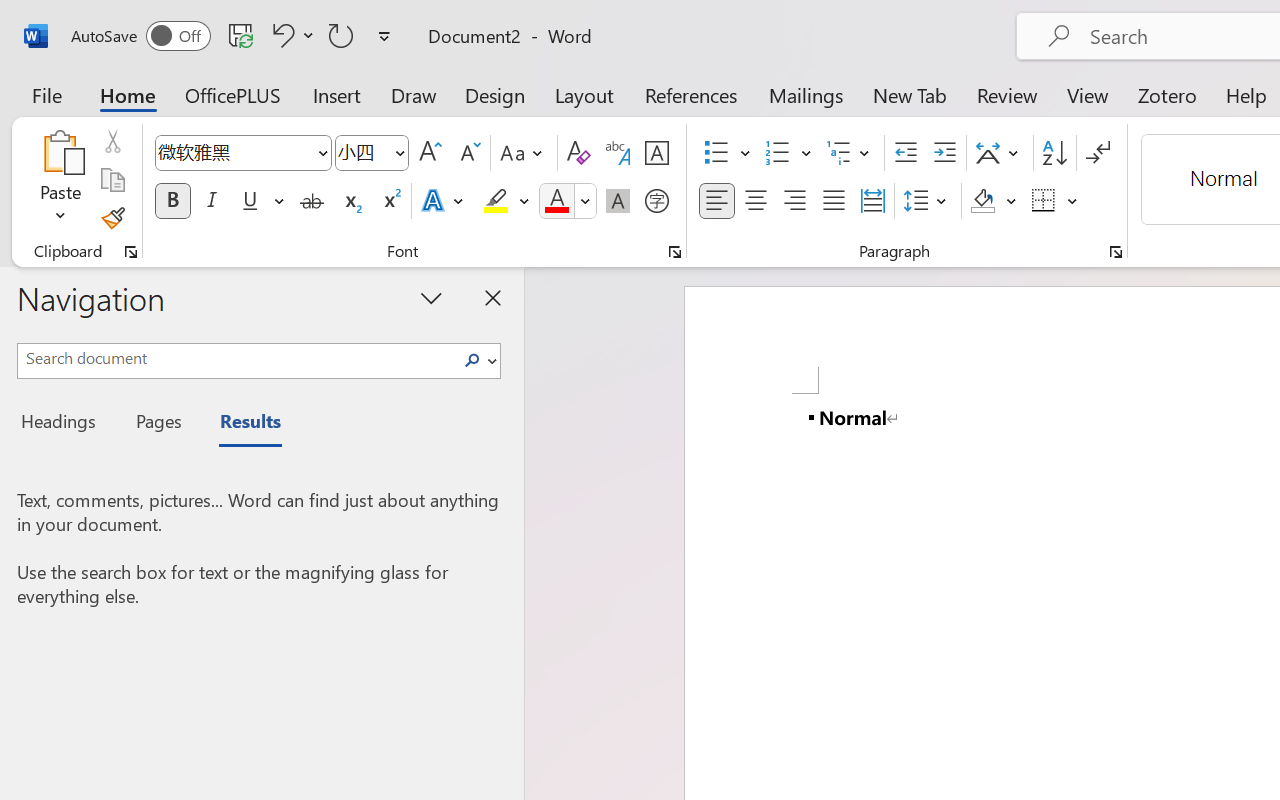 The image size is (1280, 800). I want to click on 'File Tab', so click(46, 94).